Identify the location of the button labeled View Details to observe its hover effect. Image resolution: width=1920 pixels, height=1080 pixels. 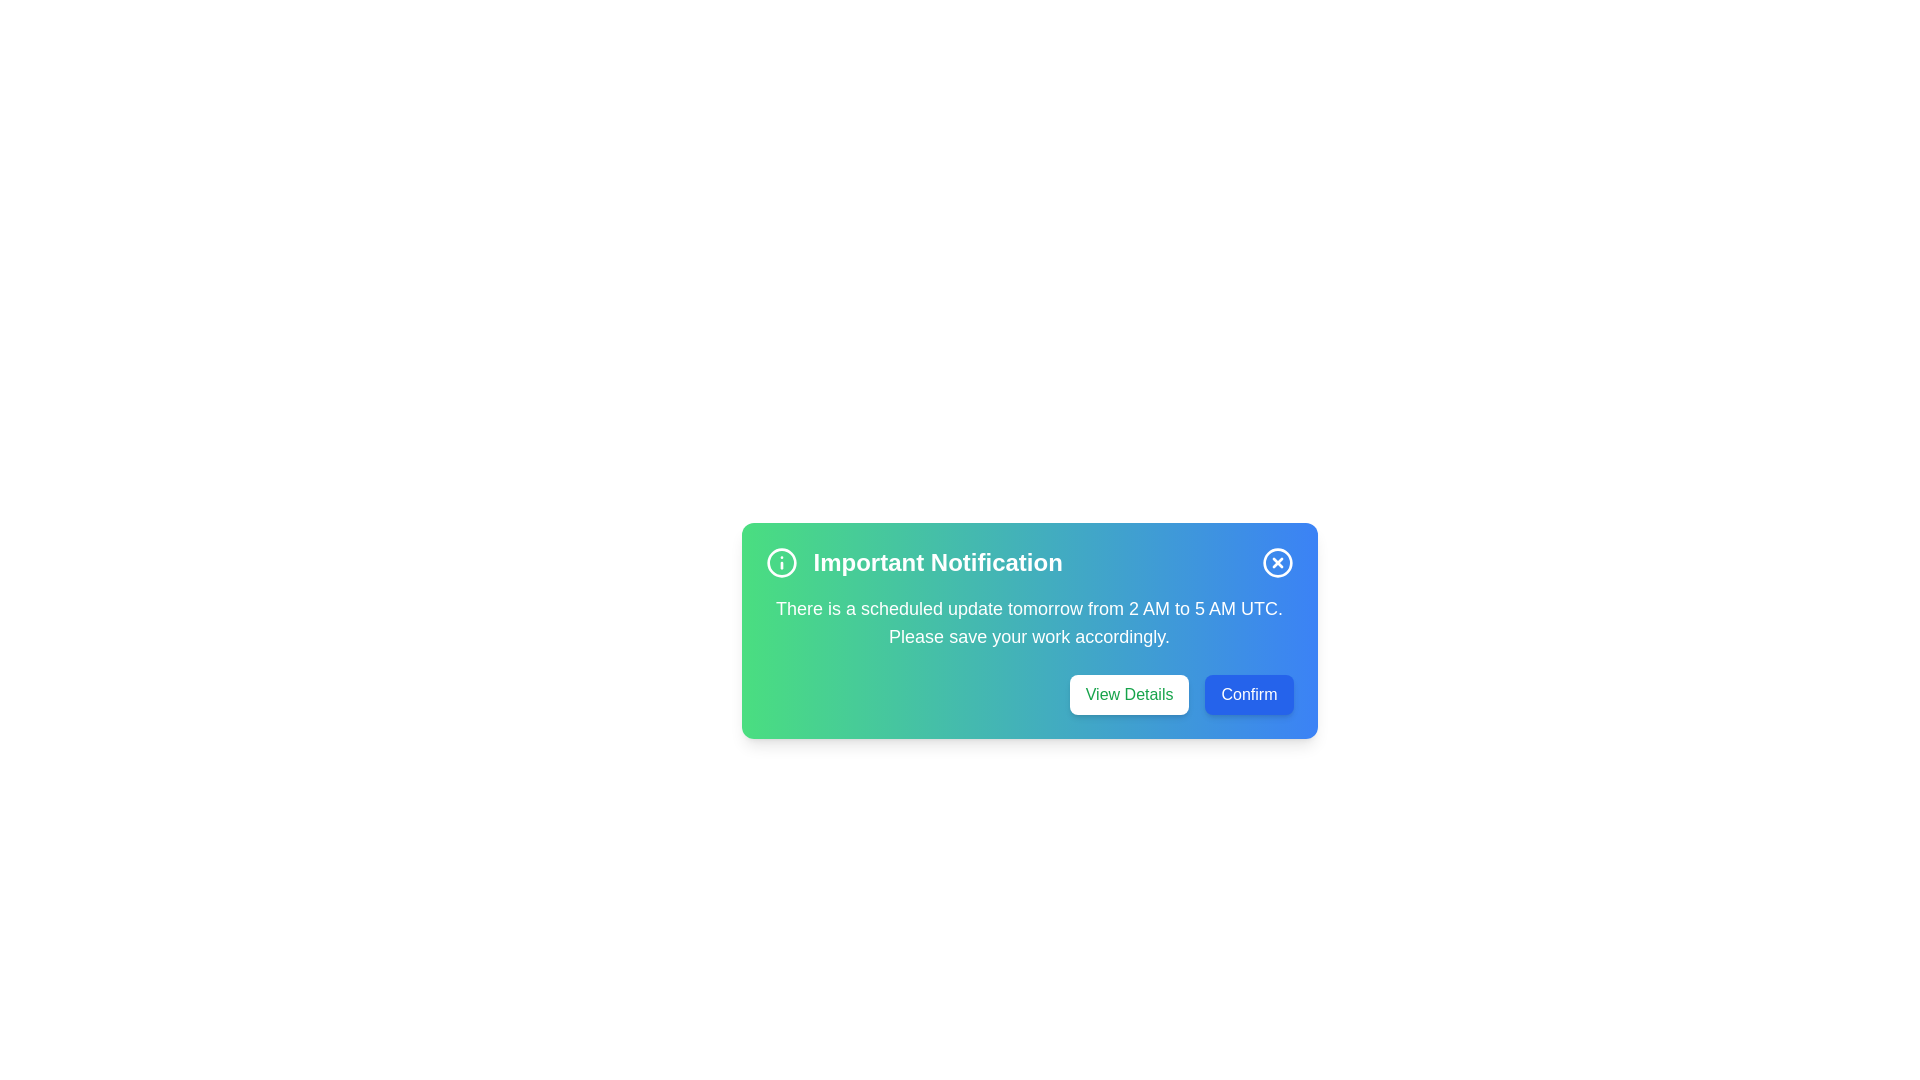
(1129, 693).